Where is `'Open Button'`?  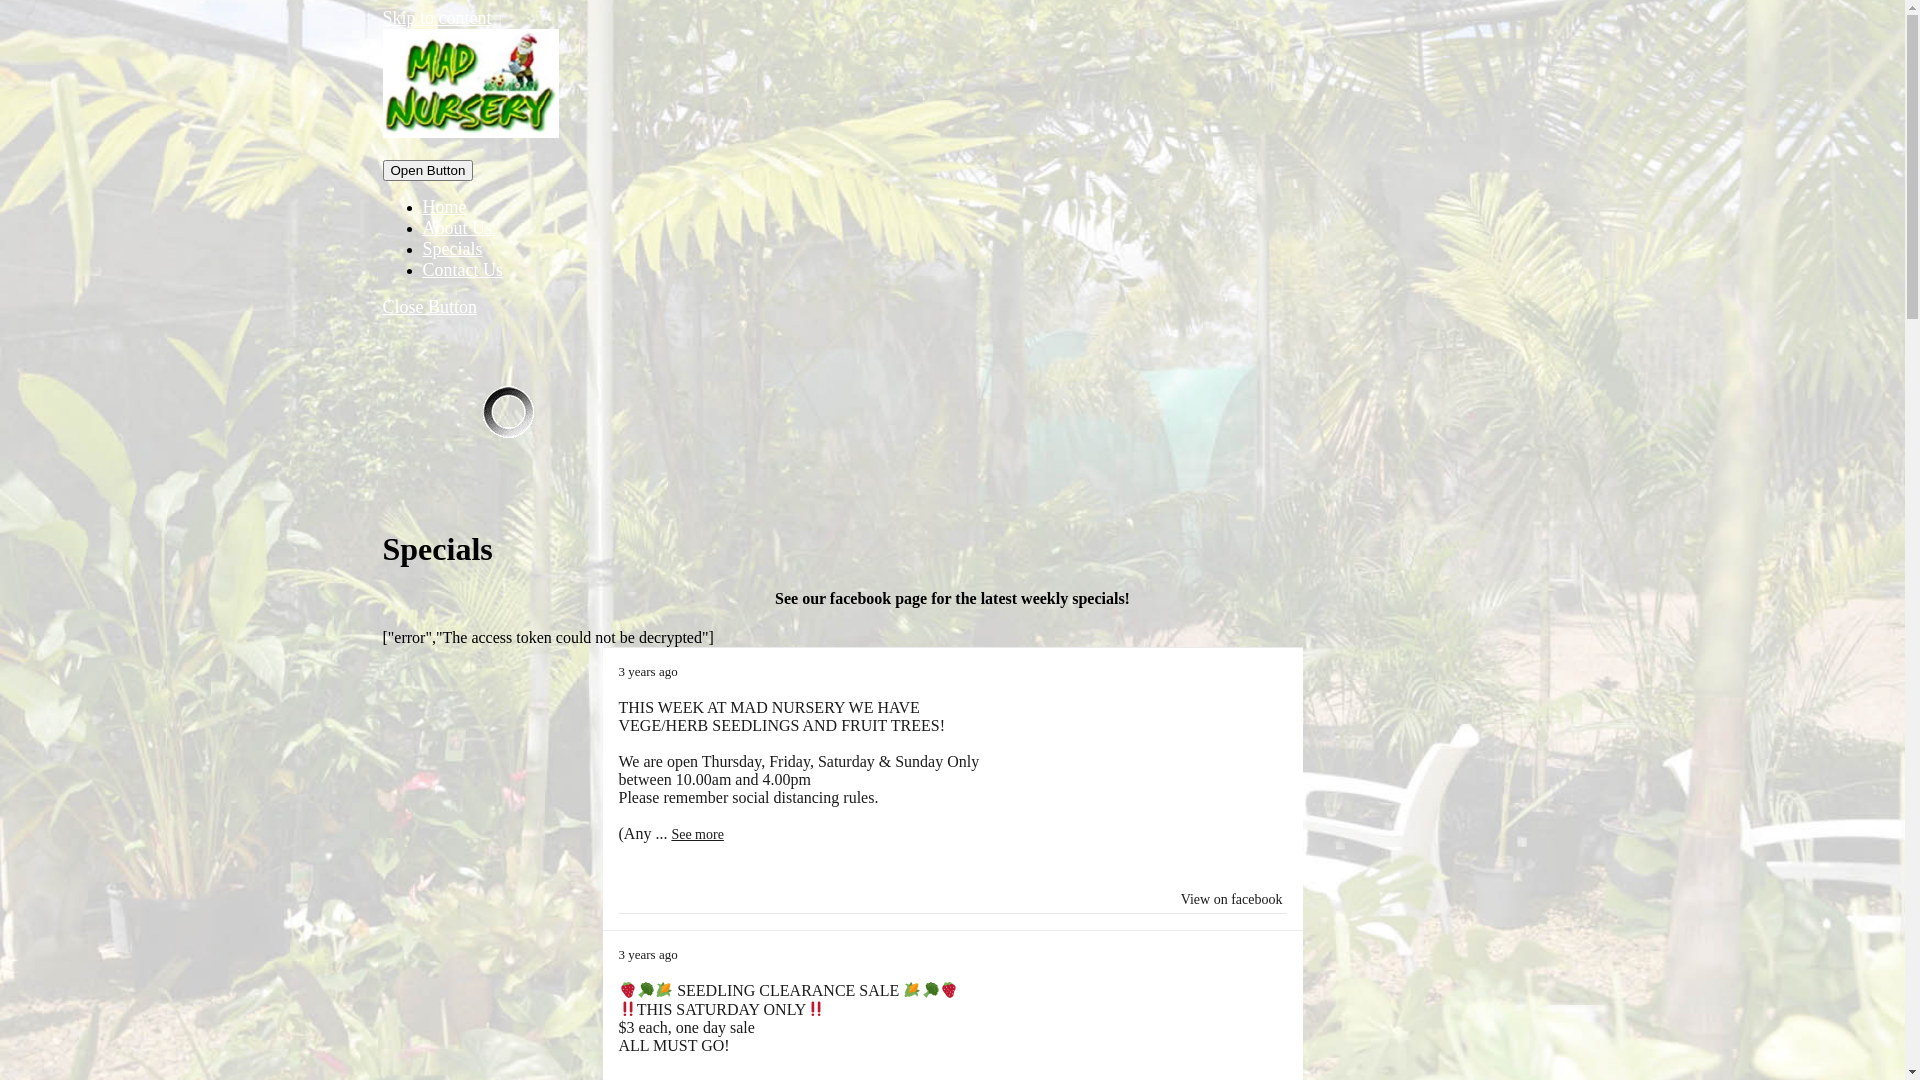
'Open Button' is located at coordinates (426, 169).